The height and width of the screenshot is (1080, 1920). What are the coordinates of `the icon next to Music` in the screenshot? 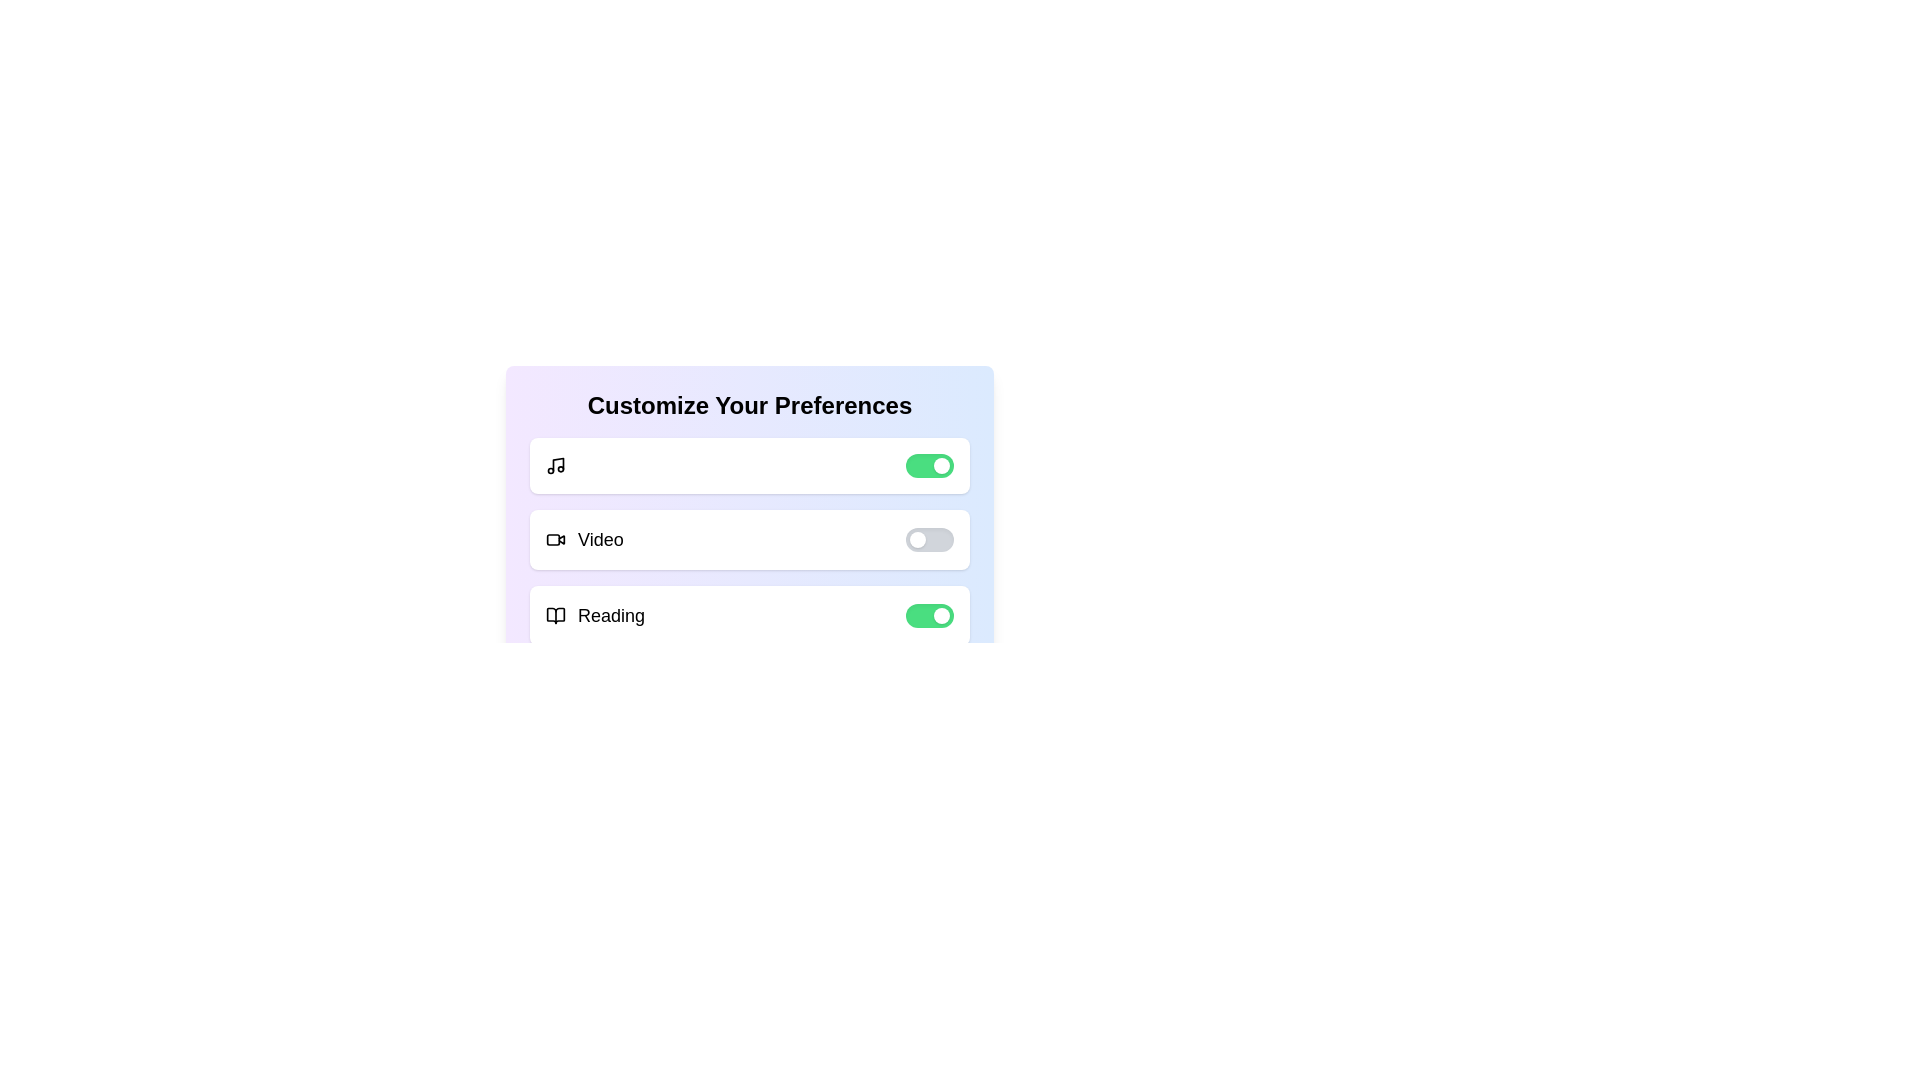 It's located at (556, 466).